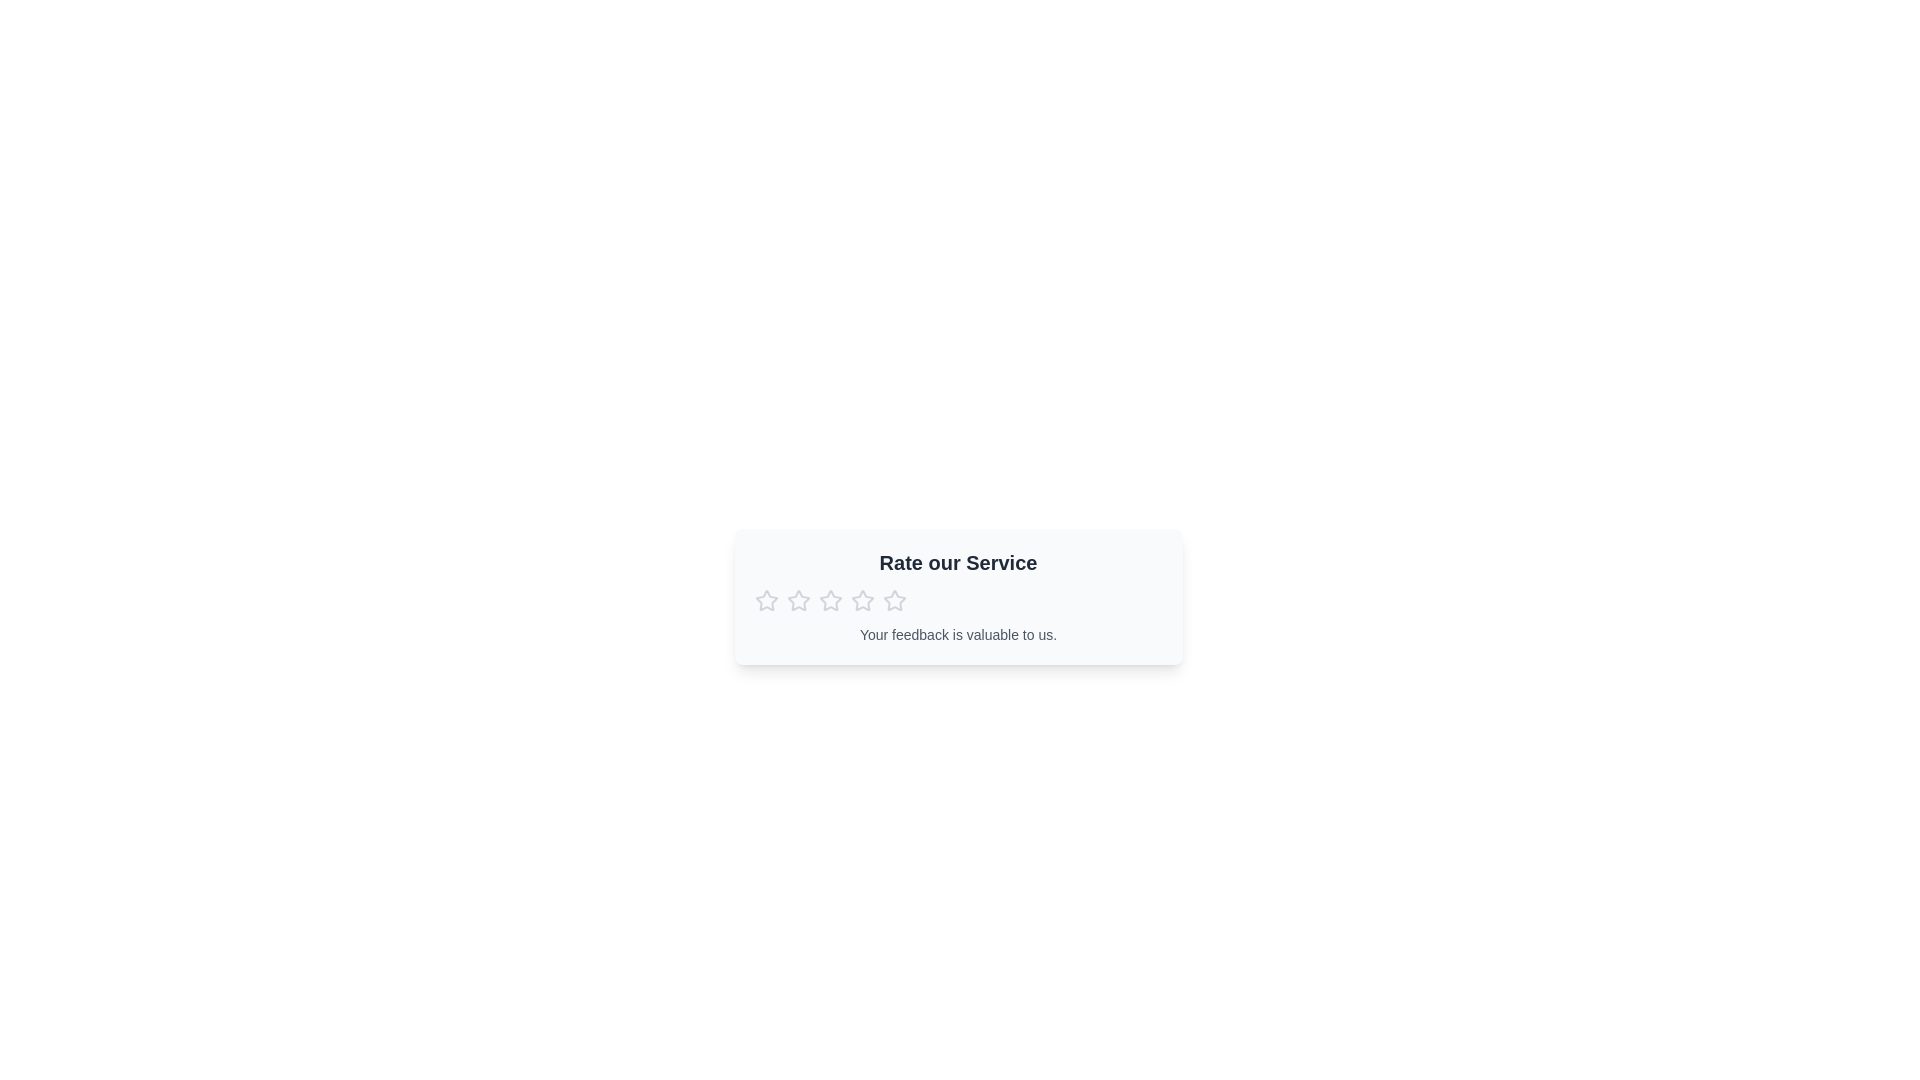 The image size is (1920, 1080). What do you see at coordinates (765, 600) in the screenshot?
I see `the star-shaped icon, which is the first star in a horizontal series of five stars, to rate the service under the heading 'Rate our Service'` at bounding box center [765, 600].